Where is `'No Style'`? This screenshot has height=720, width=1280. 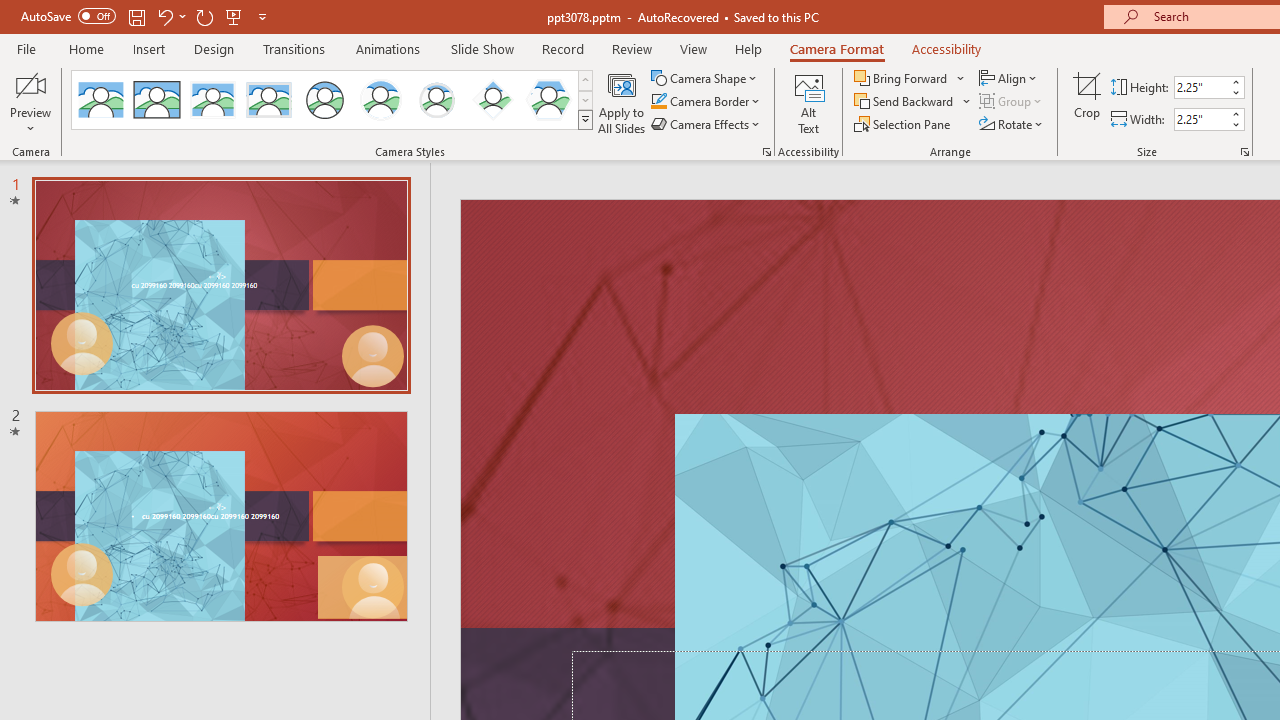
'No Style' is located at coordinates (100, 100).